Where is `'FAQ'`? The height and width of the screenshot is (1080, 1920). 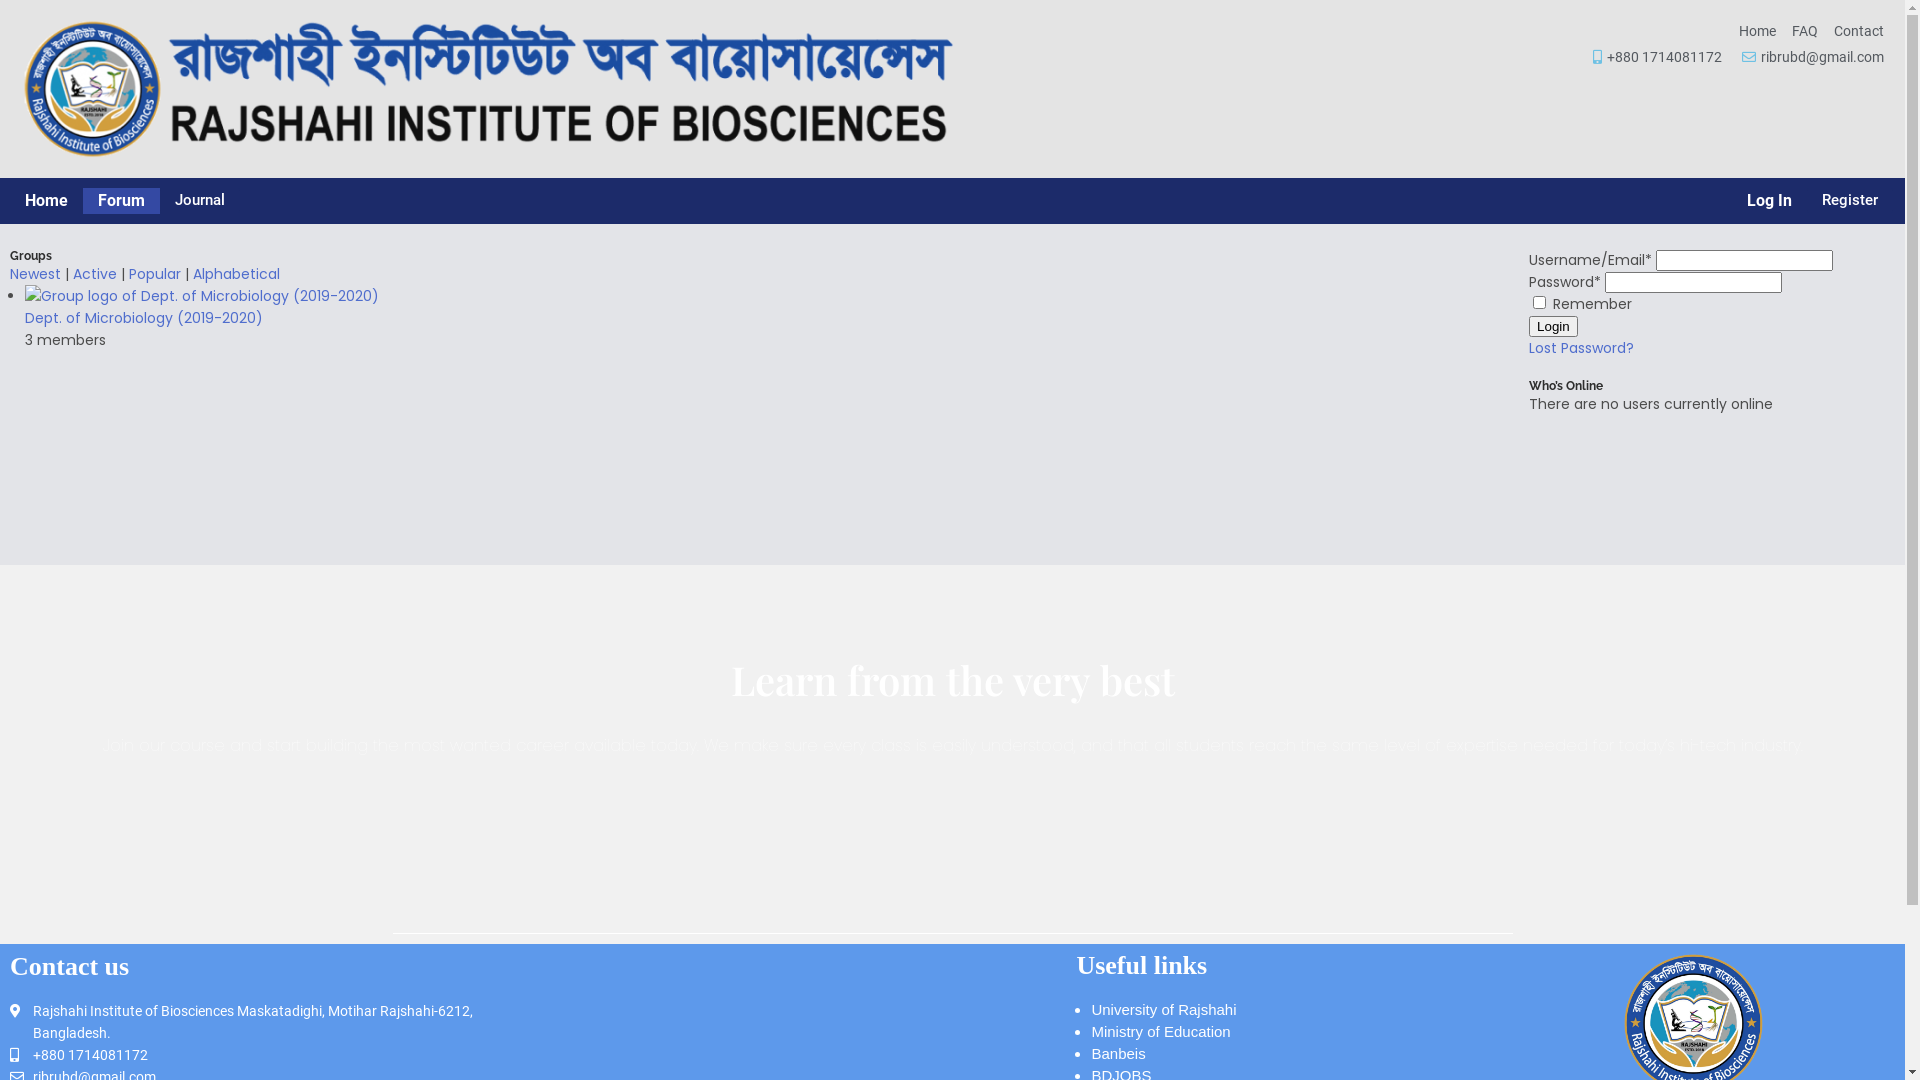 'FAQ' is located at coordinates (1804, 30).